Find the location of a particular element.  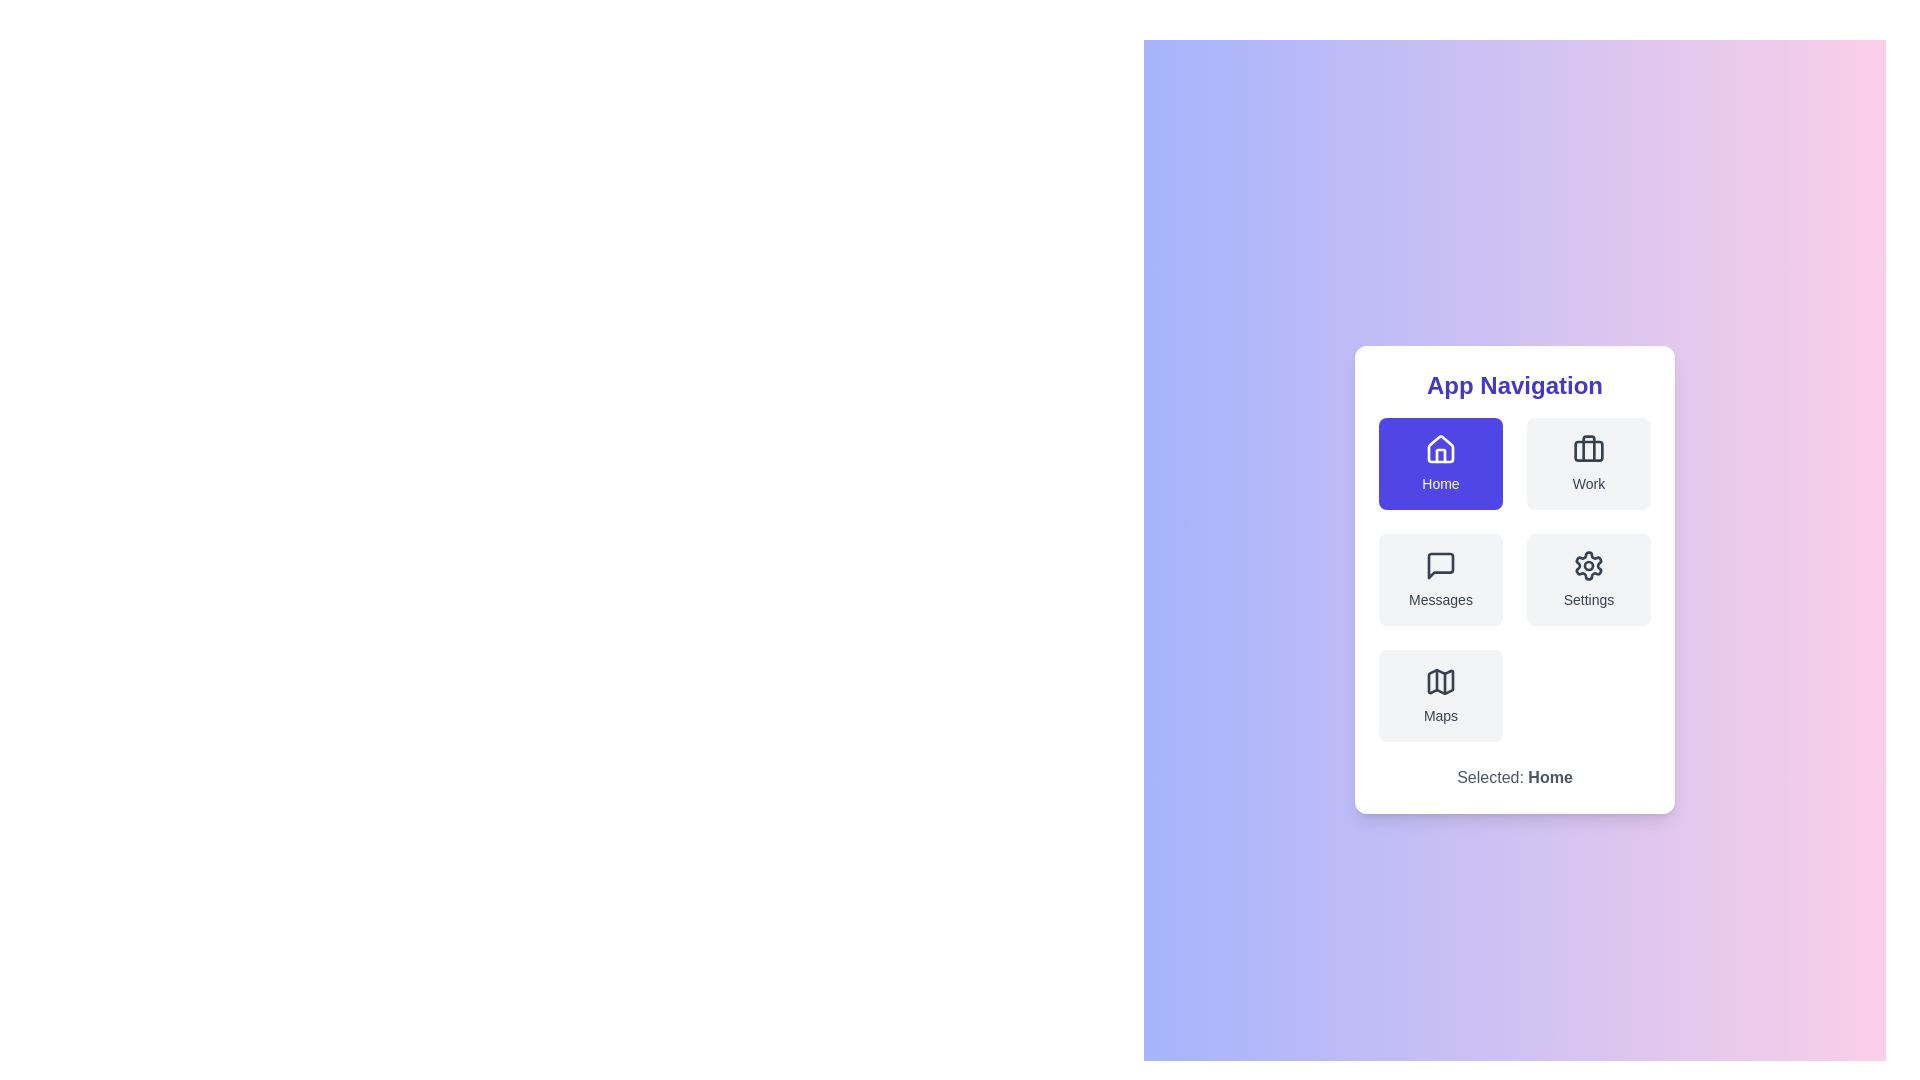

the menu item Home from the available options is located at coordinates (1440, 463).